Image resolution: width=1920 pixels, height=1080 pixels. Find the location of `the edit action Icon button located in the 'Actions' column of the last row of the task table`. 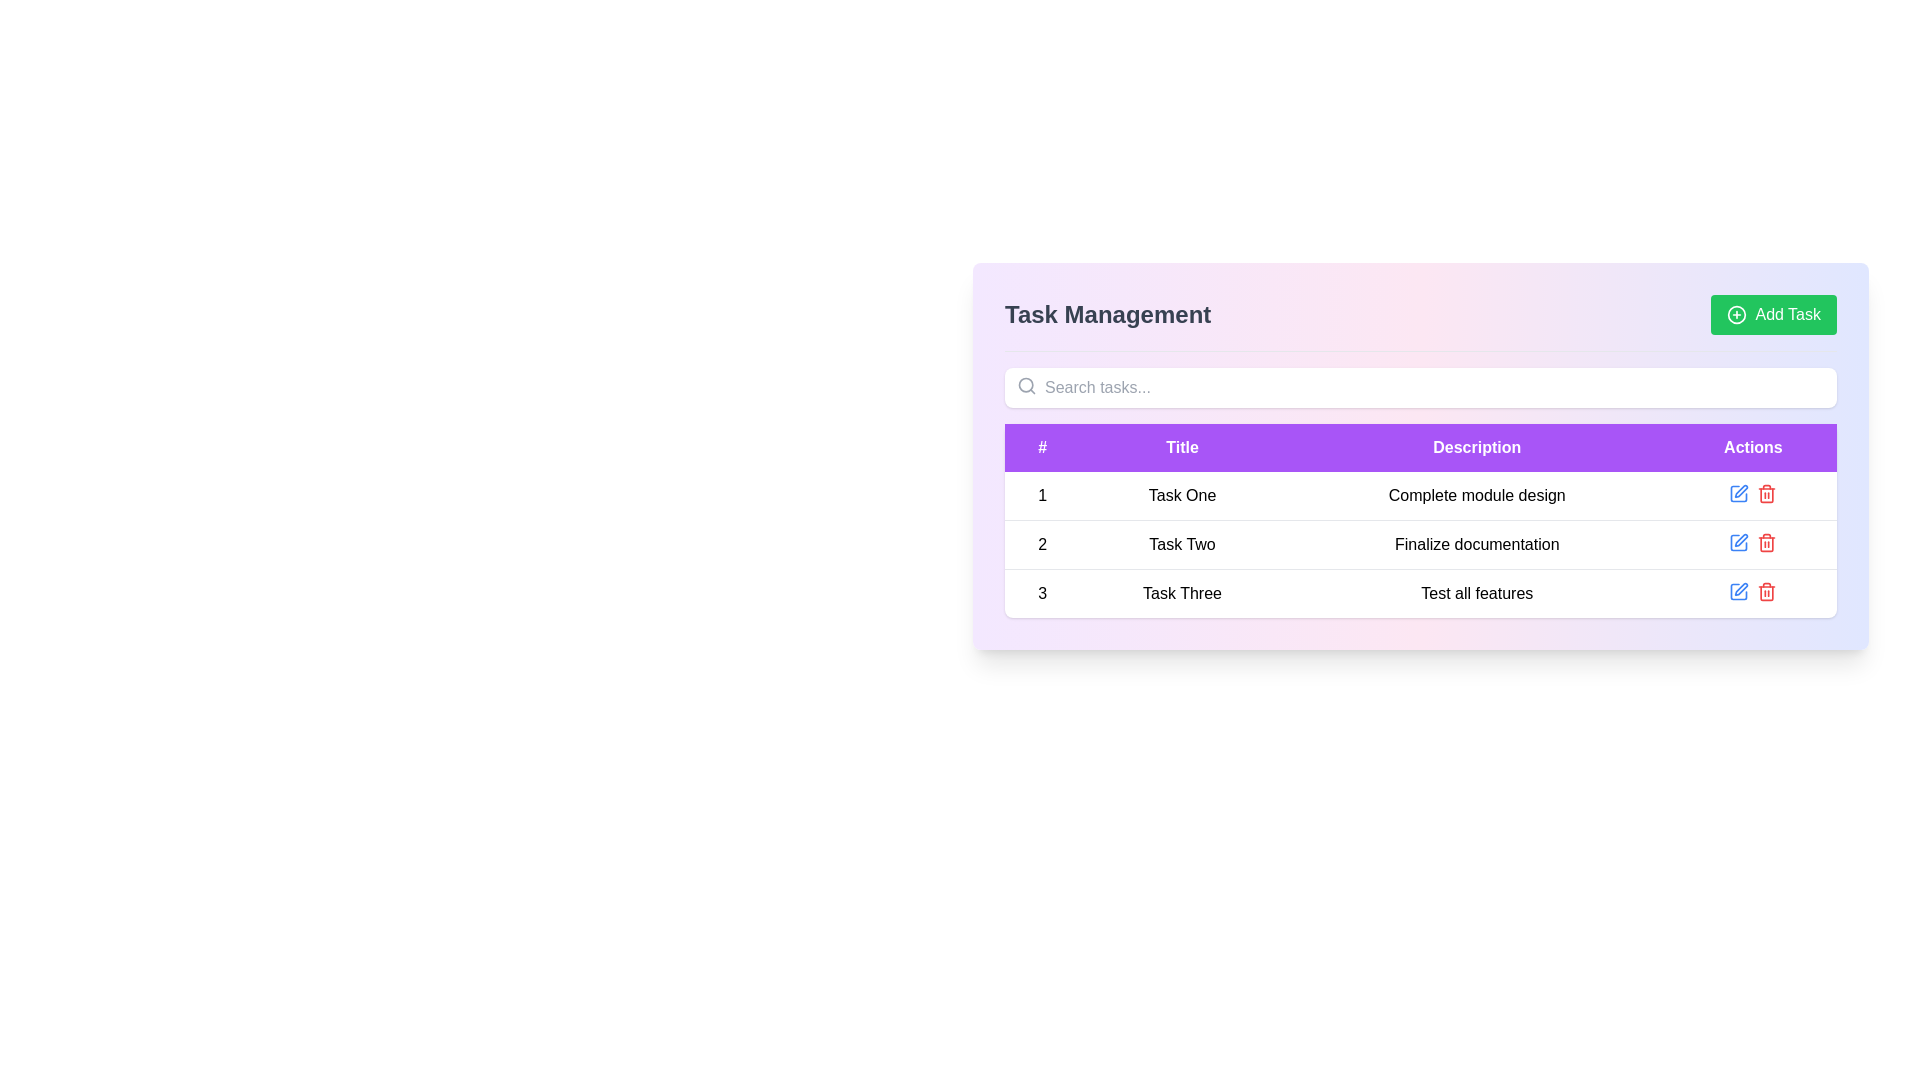

the edit action Icon button located in the 'Actions' column of the last row of the task table is located at coordinates (1738, 590).